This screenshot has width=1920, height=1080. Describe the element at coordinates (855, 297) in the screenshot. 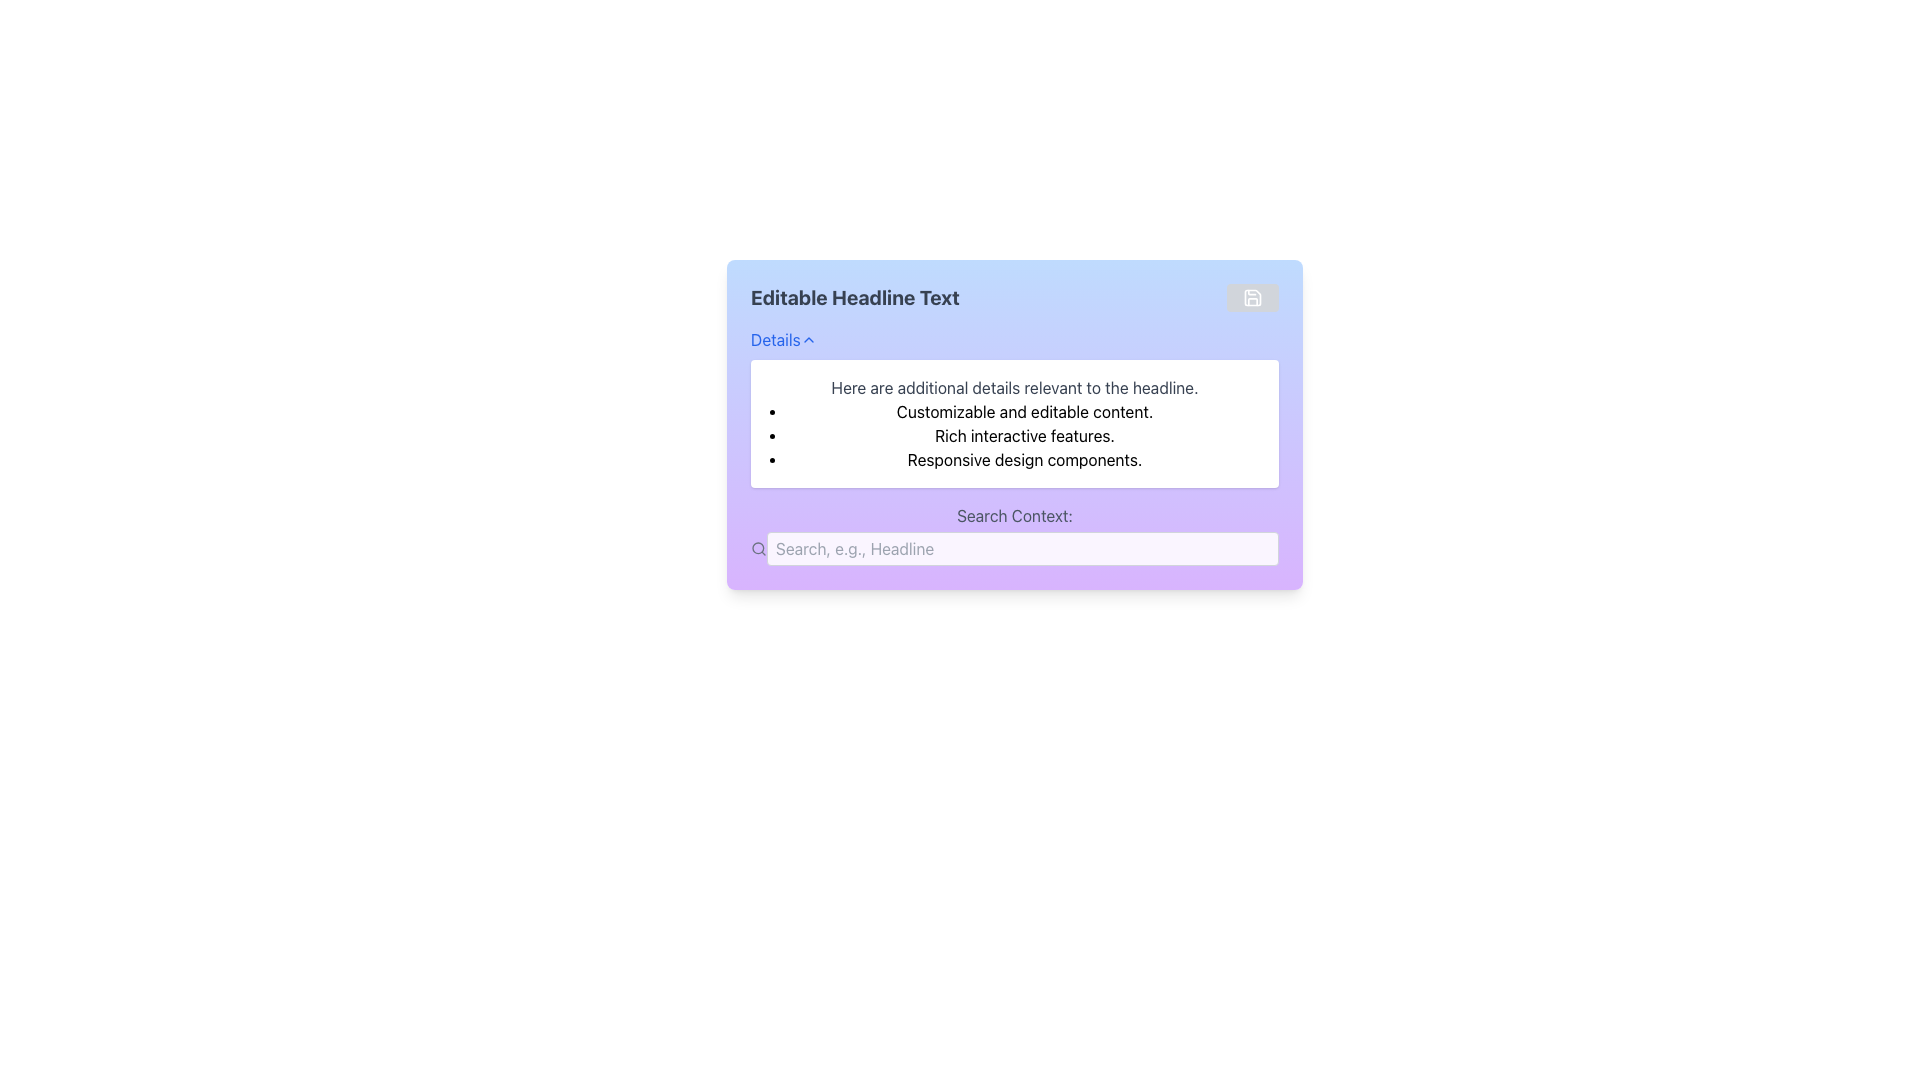

I see `the headline text that summarizes the content, located above the 'Details' dropdown` at that location.